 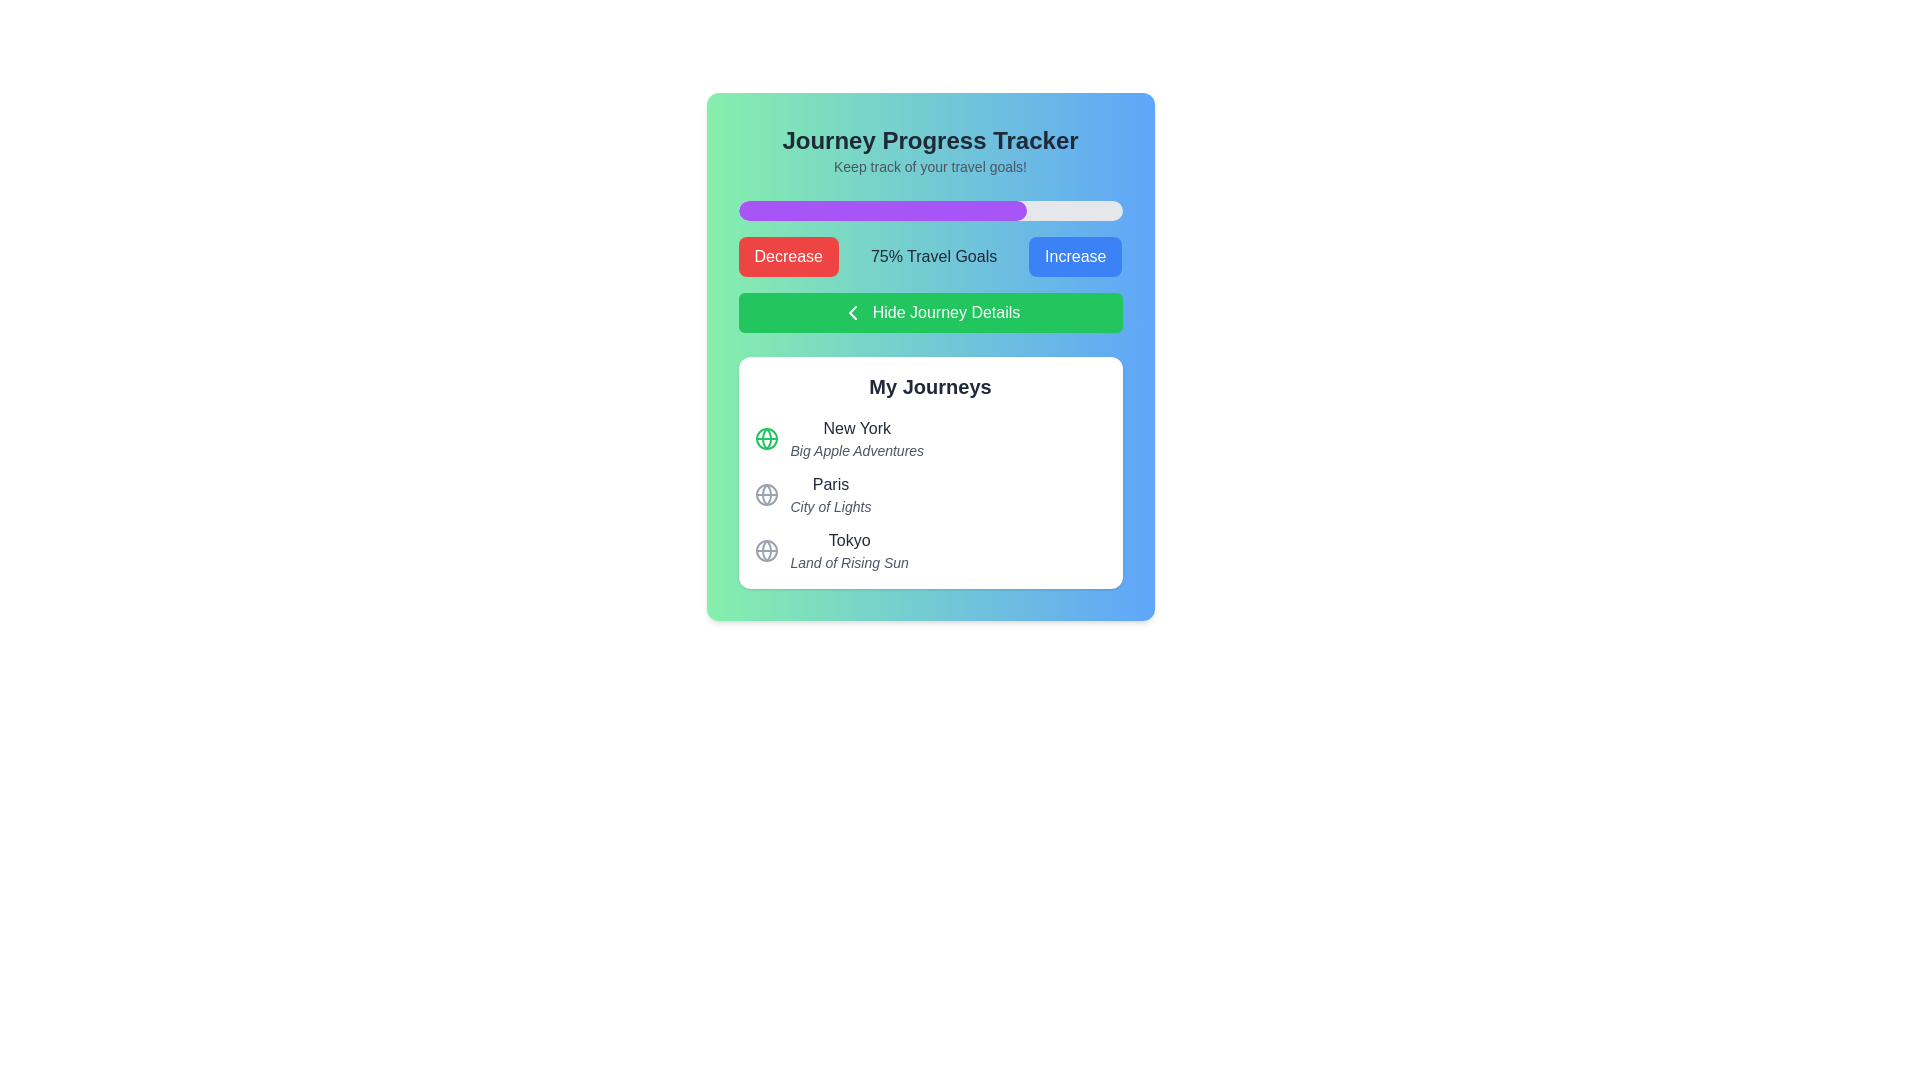 I want to click on the progress indicator that visually represents 75% achievement within the 'Journey Progress Tracker' section, so click(x=881, y=211).